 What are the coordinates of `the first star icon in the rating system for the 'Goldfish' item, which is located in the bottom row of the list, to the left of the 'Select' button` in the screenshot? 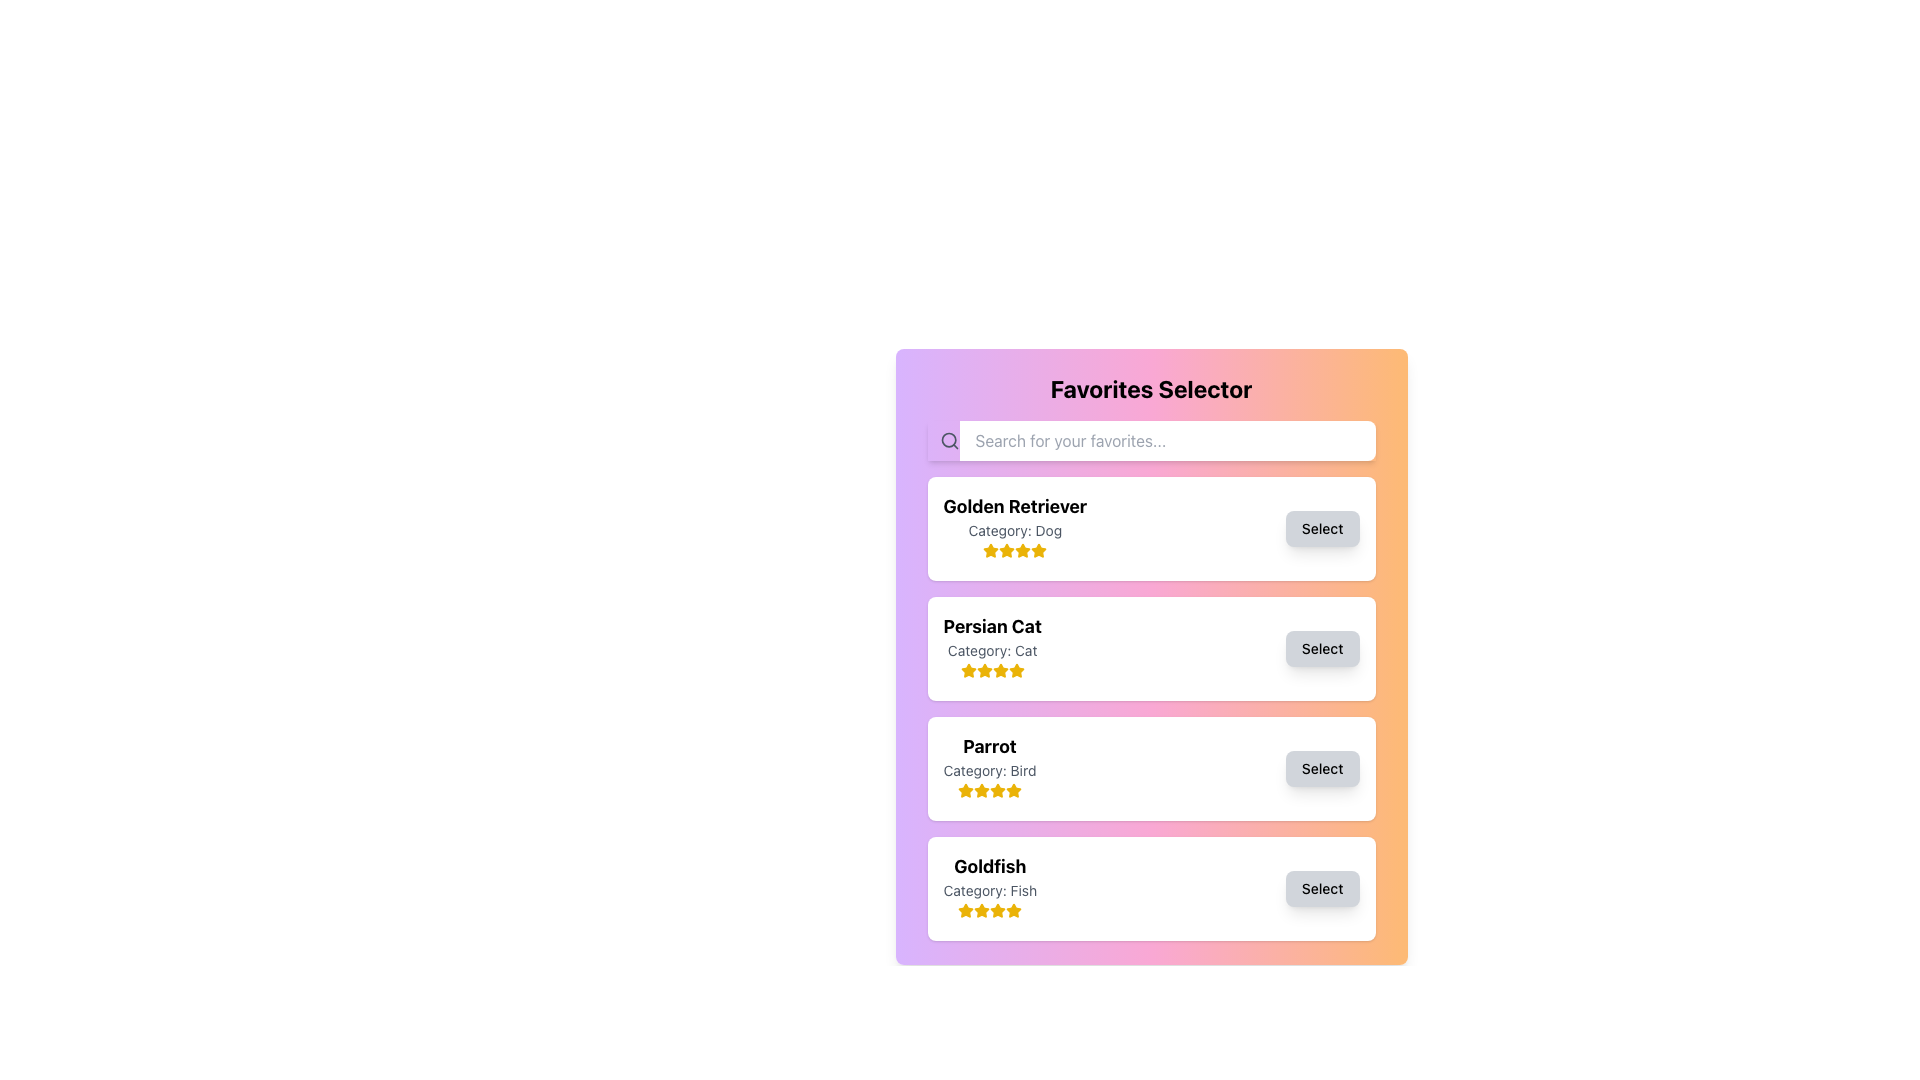 It's located at (966, 910).